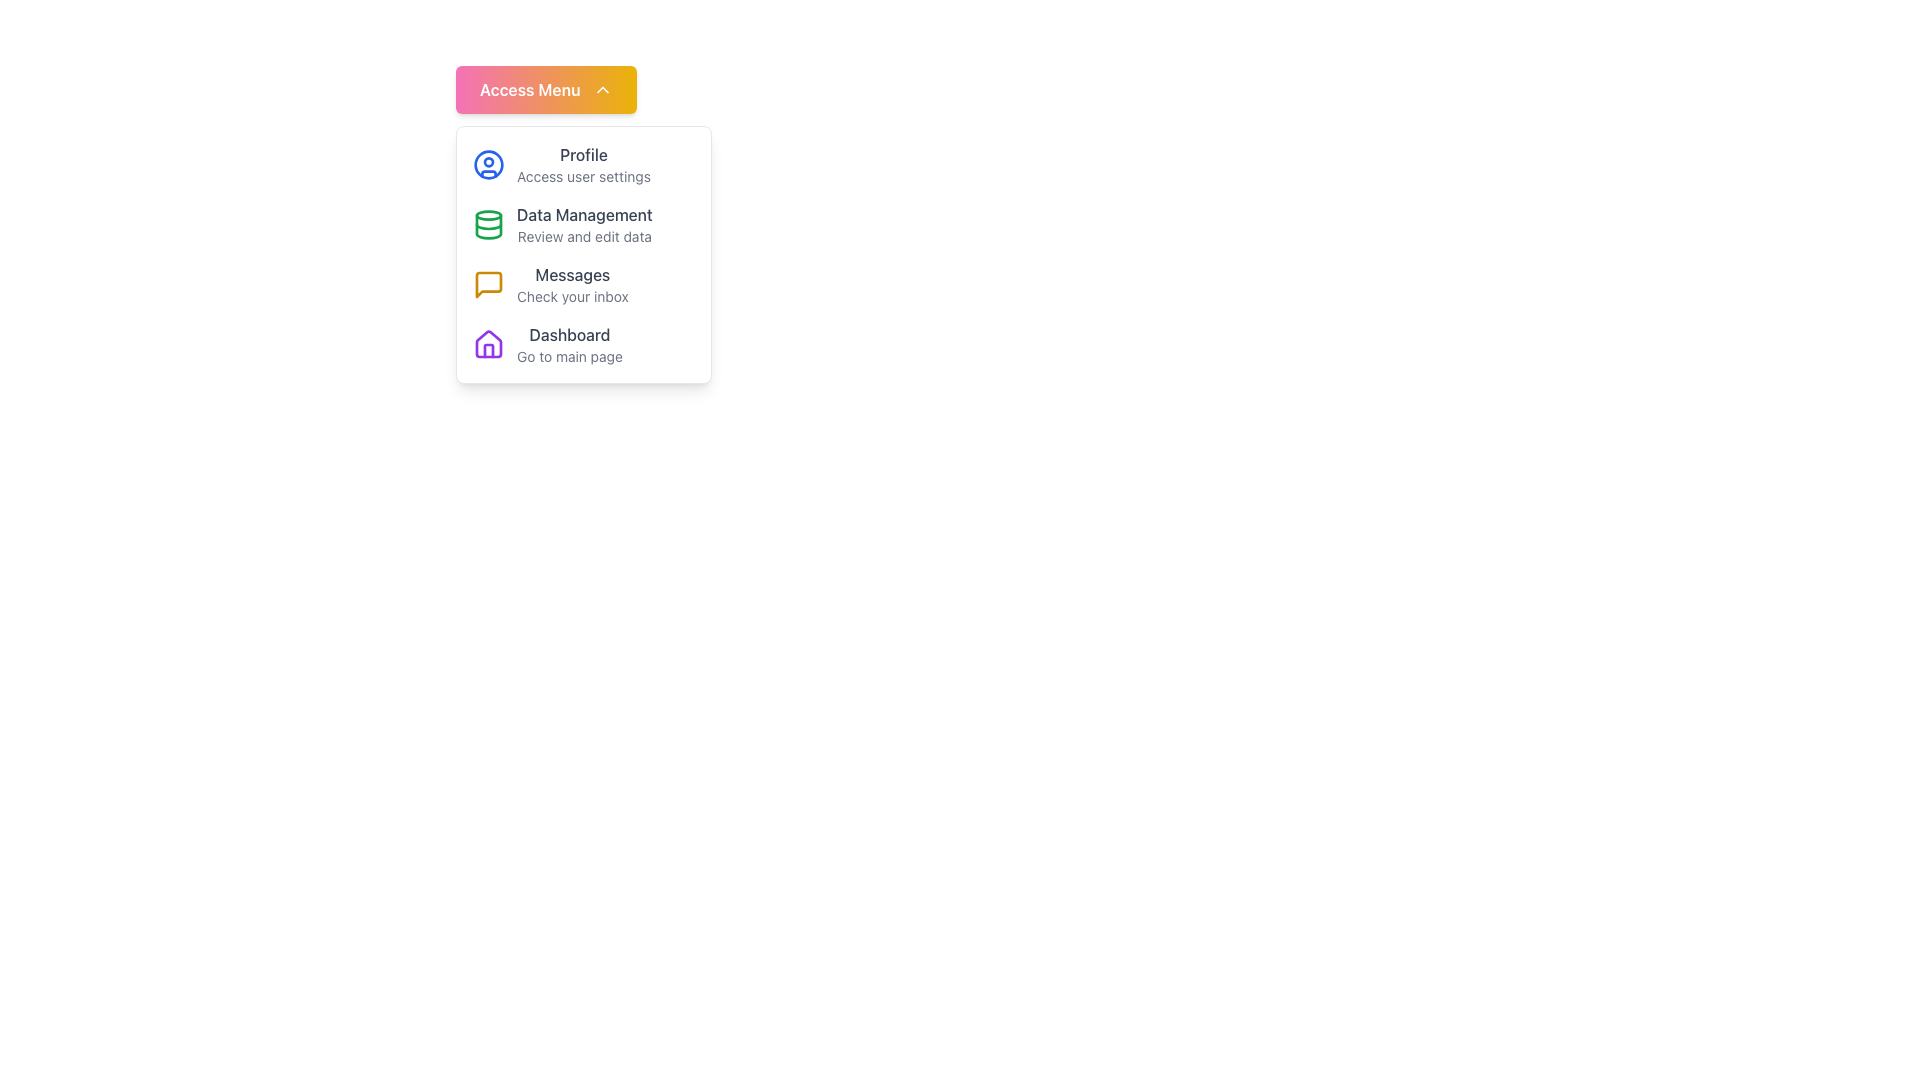 The height and width of the screenshot is (1080, 1920). What do you see at coordinates (489, 164) in the screenshot?
I see `the circular profile icon with a blue outline located to the left of the text 'Profile' in the drop-down menu under the 'Access Menu' button` at bounding box center [489, 164].